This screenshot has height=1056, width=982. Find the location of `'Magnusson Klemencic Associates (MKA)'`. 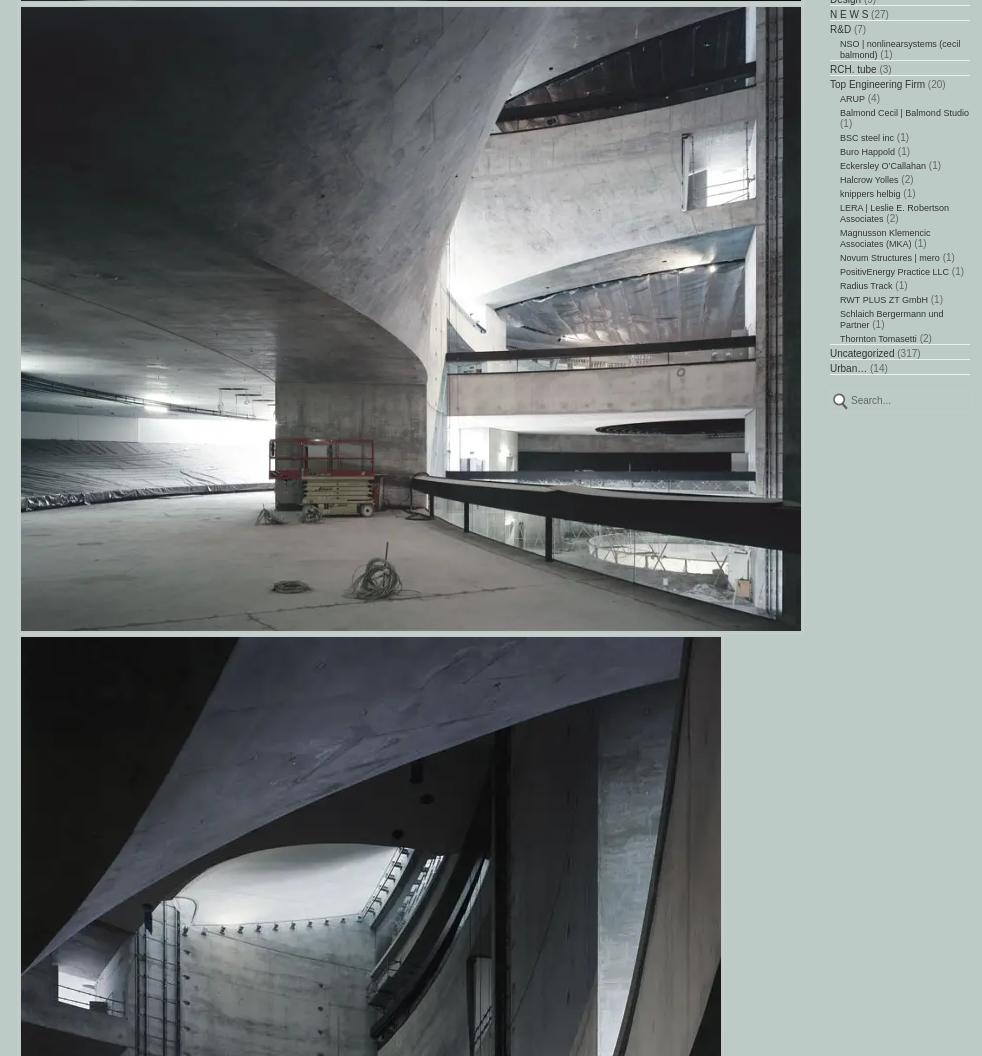

'Magnusson Klemencic Associates (MKA)' is located at coordinates (884, 237).